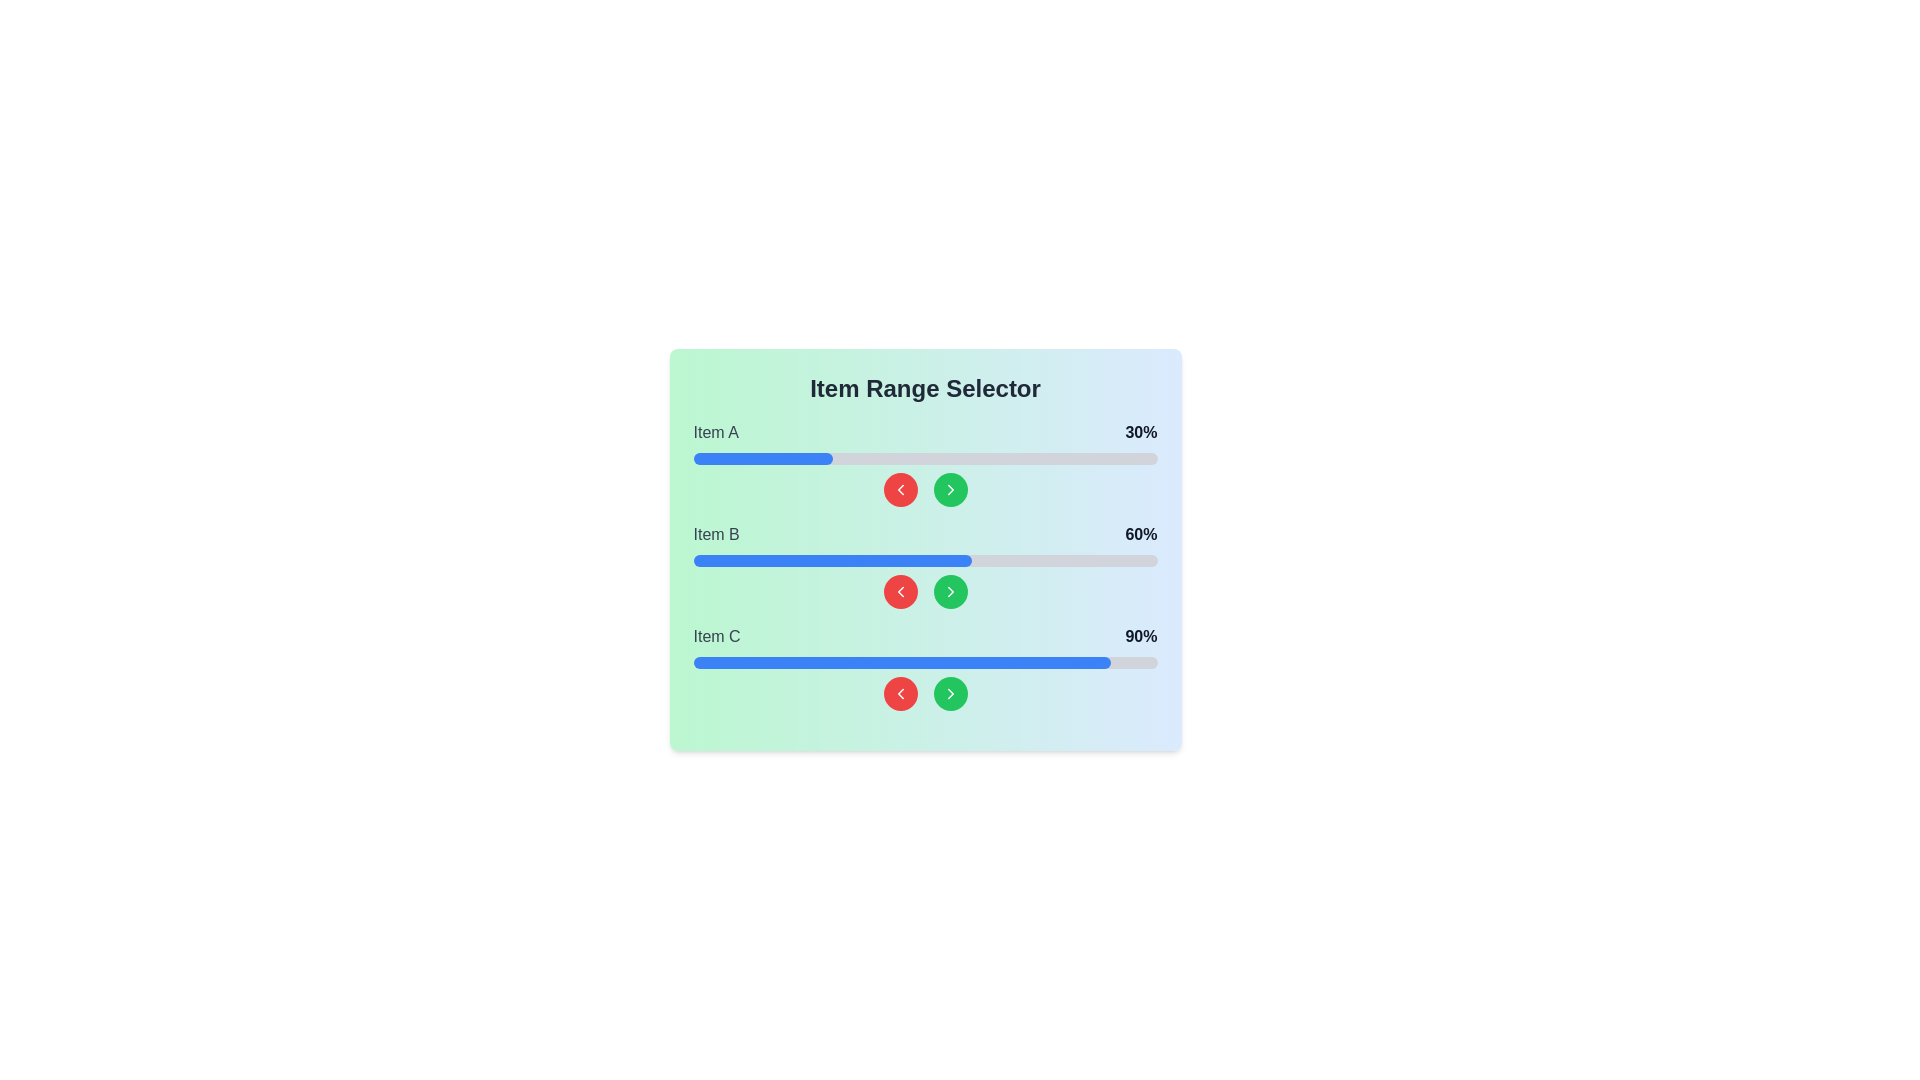 This screenshot has height=1080, width=1920. I want to click on the third progress bar in the 'Item Range Selector' list, which is located beneath the label 'Item C' and above the circular buttons, with a light gray background and a blue filled segment, so click(924, 663).